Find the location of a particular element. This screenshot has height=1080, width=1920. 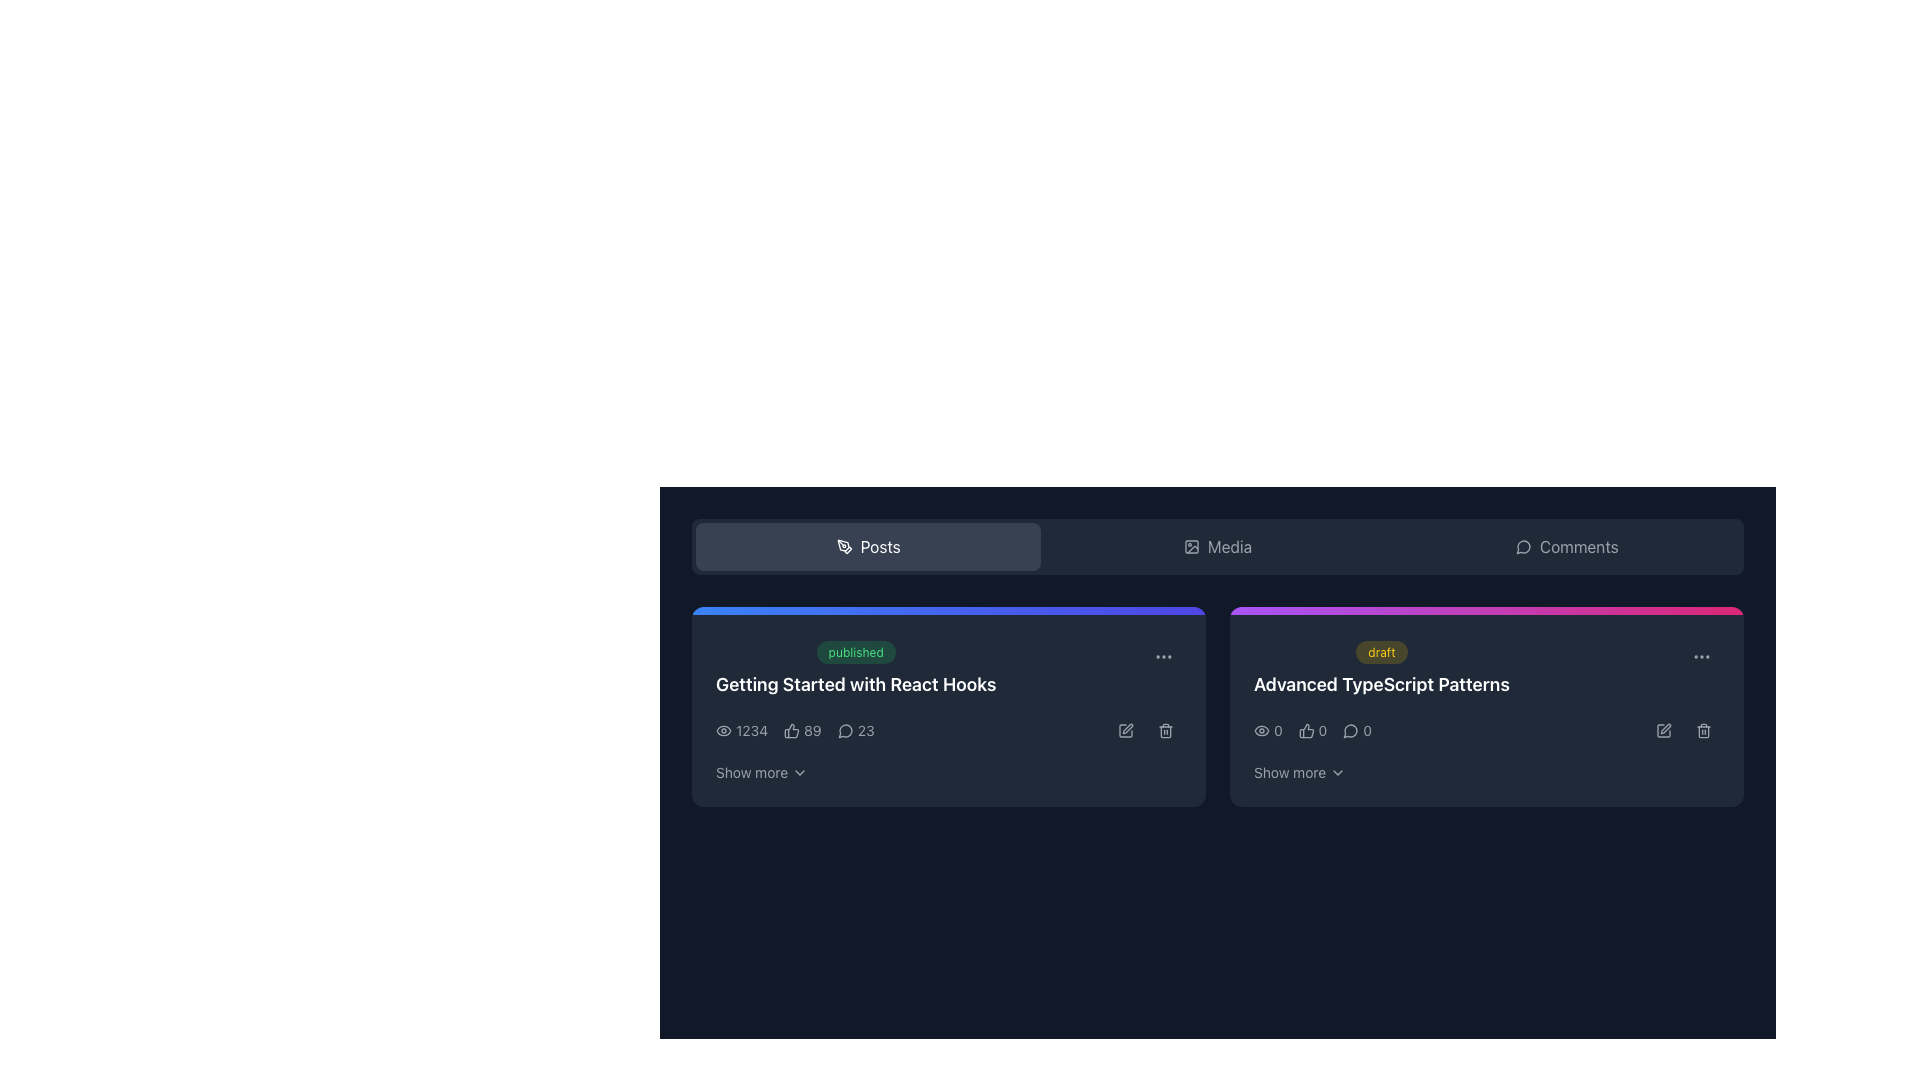

the content card titled 'Advanced TypeScript Patterns' which is the second card in a two-column grid layout with a dark gray background and a gradient color bar at the top is located at coordinates (1487, 705).